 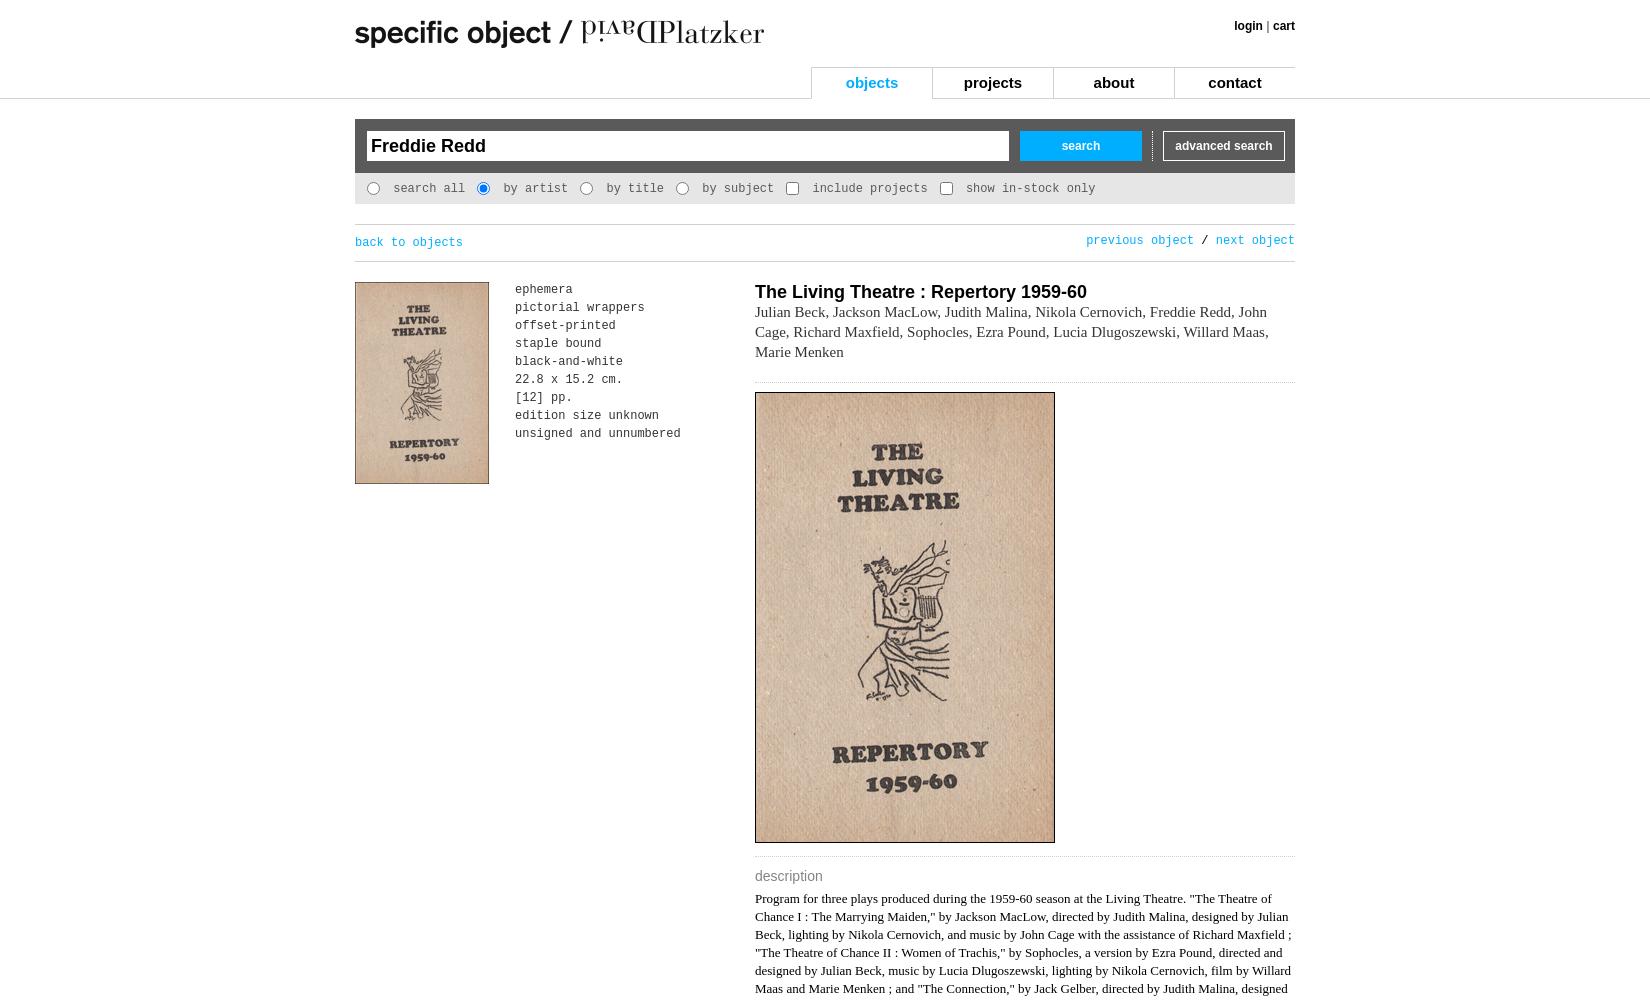 I want to click on 'projects', so click(x=962, y=81).